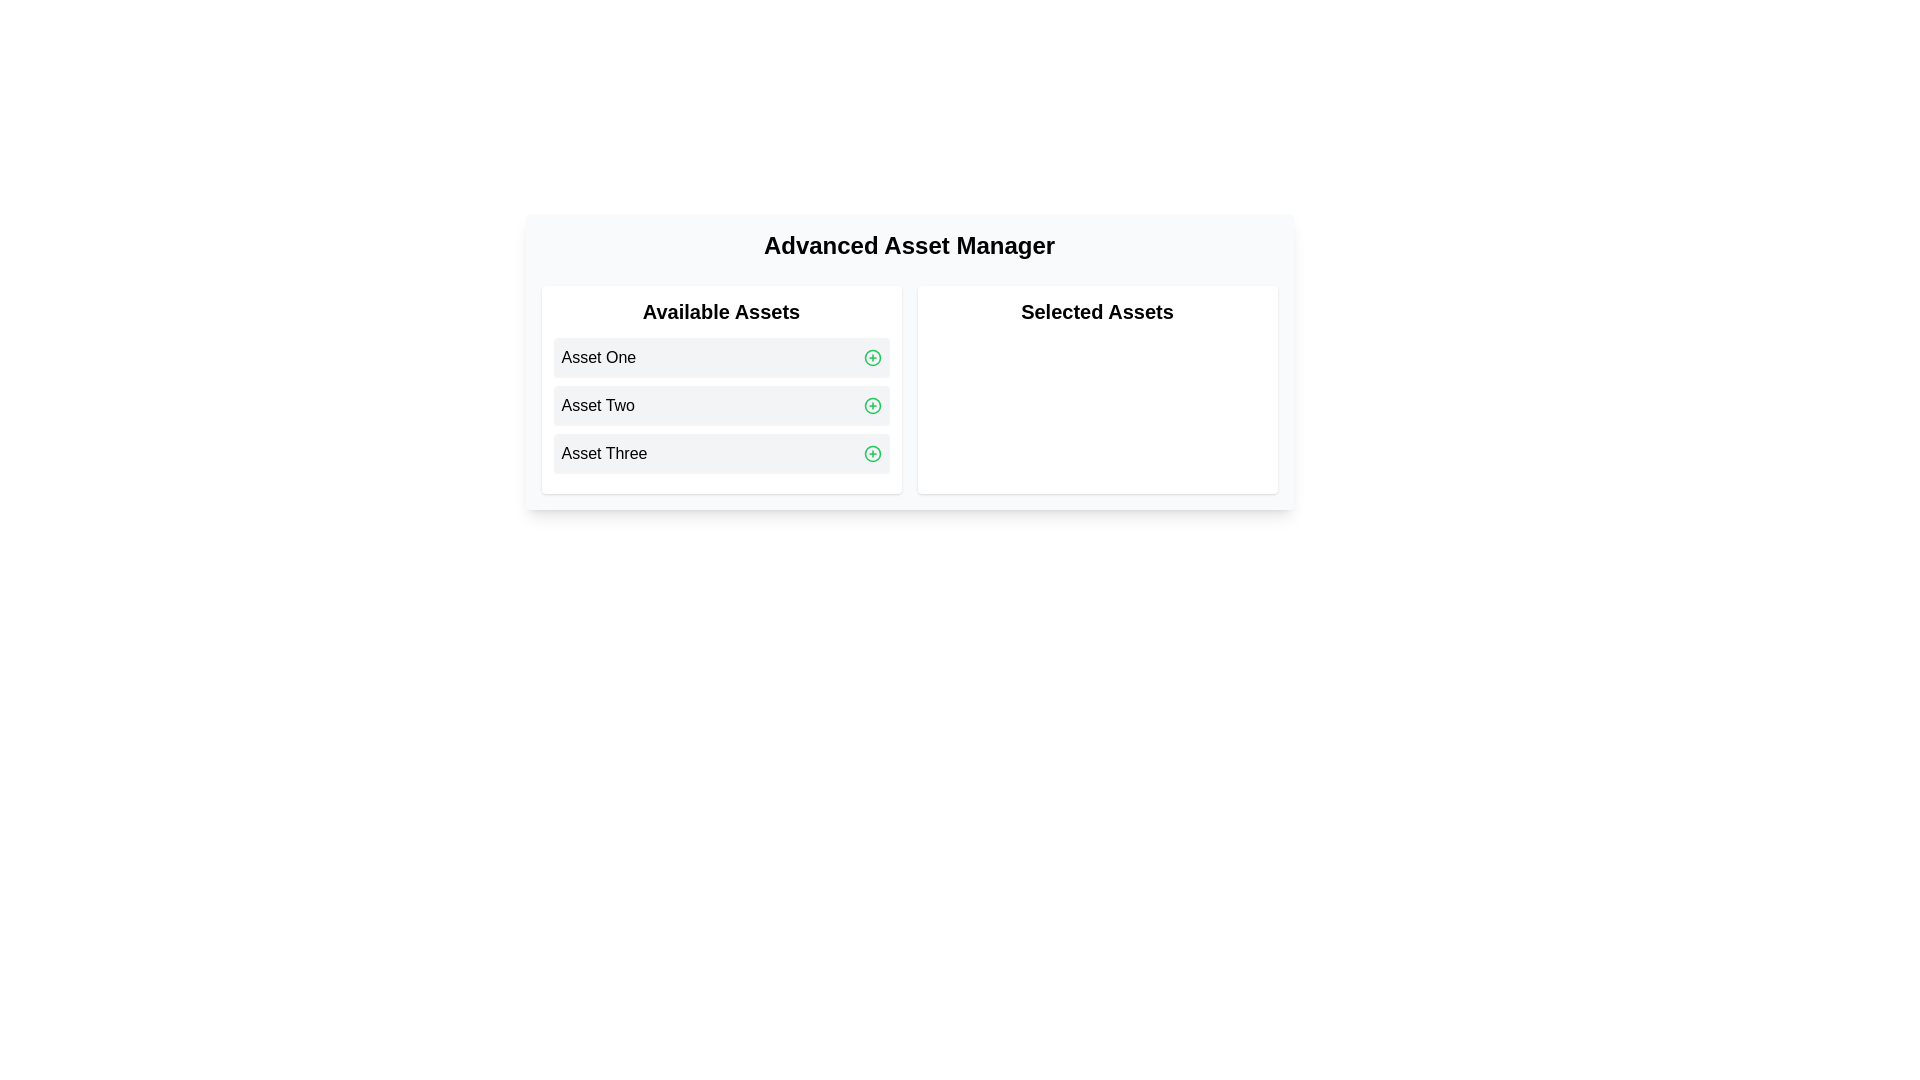 The height and width of the screenshot is (1080, 1920). What do you see at coordinates (1096, 312) in the screenshot?
I see `the Text Label that serves as a title or heading for the section displaying selected assets, located at the top center of its containing white box on the right side of the user interface` at bounding box center [1096, 312].